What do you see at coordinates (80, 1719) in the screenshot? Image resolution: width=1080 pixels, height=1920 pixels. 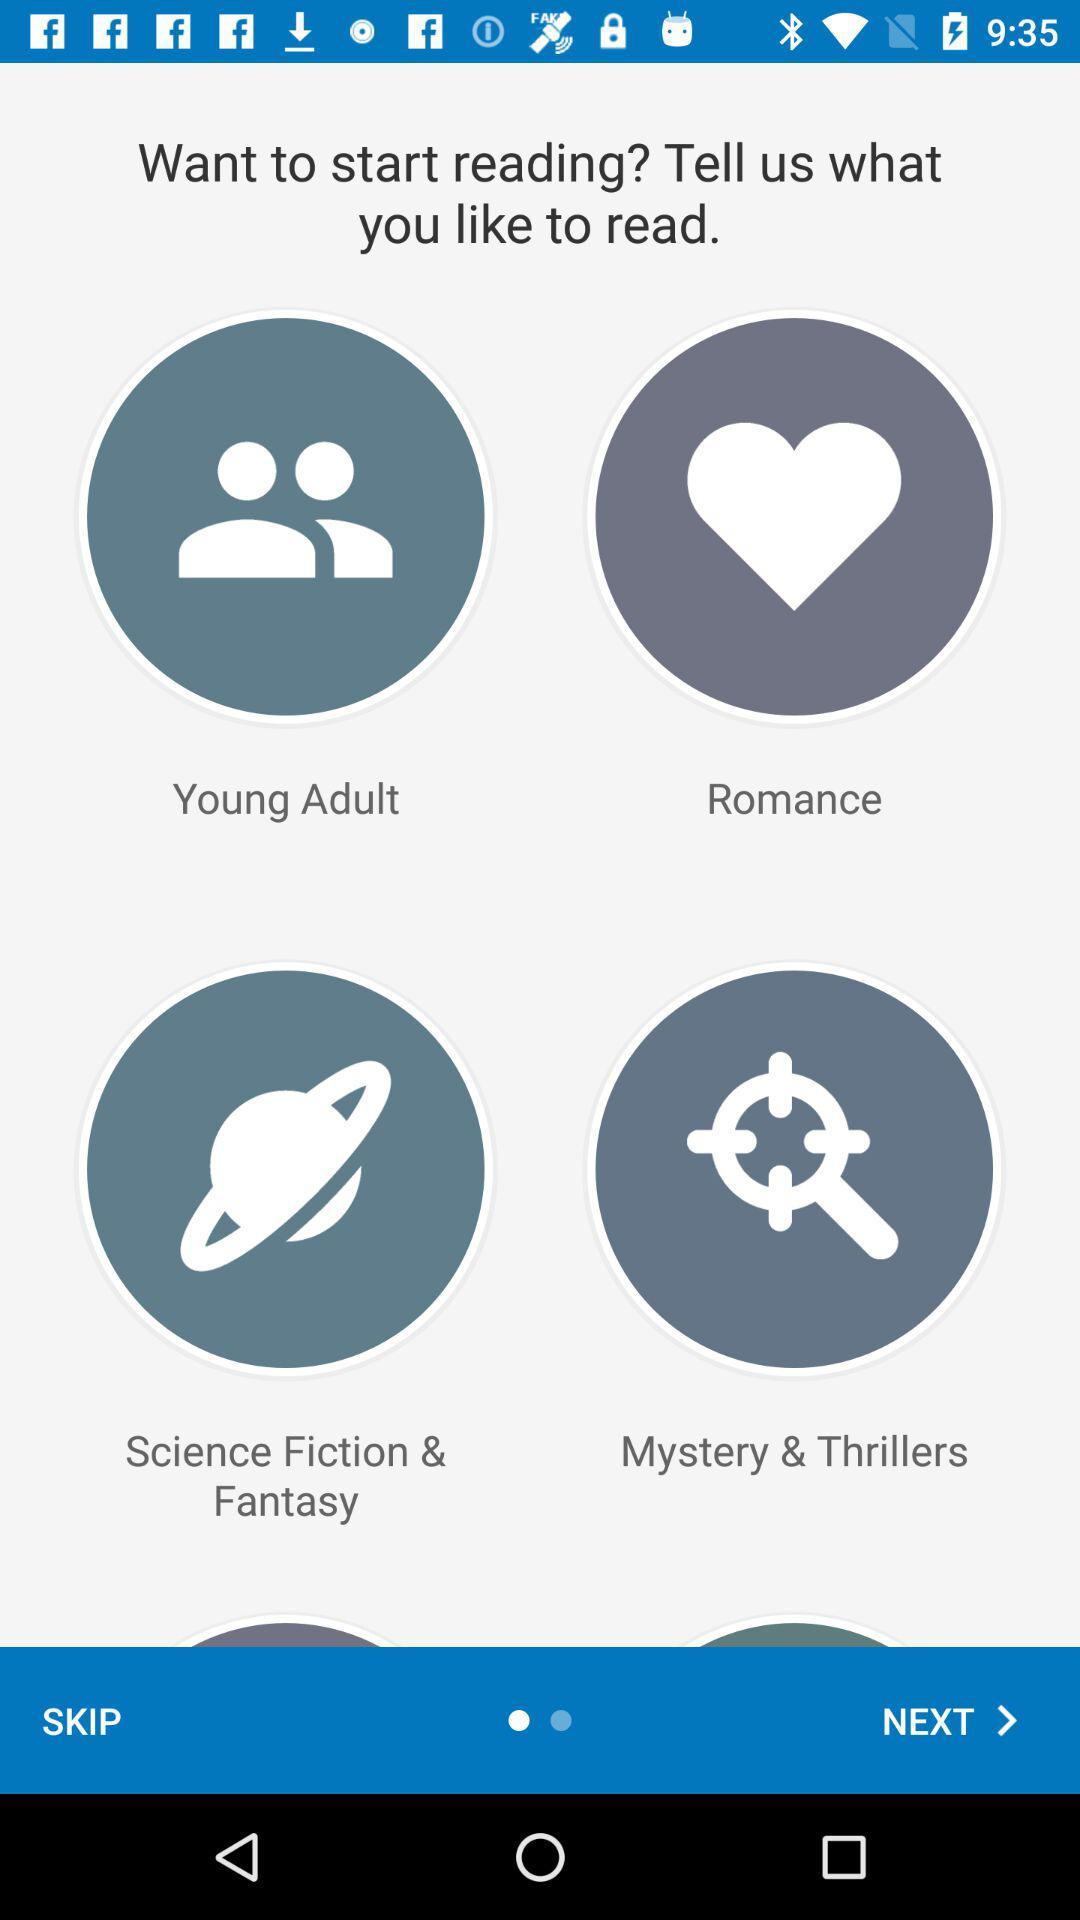 I see `icon below science fiction & fantasy item` at bounding box center [80, 1719].